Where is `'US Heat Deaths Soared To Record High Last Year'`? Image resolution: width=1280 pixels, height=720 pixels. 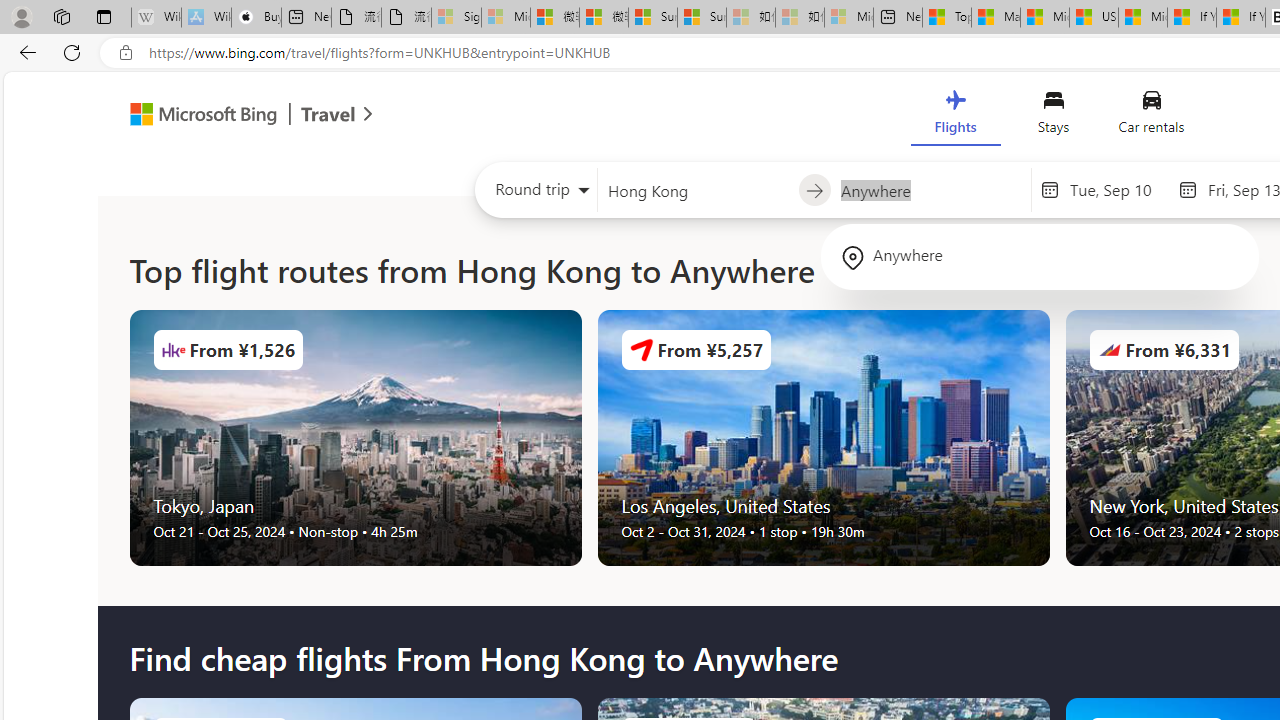 'US Heat Deaths Soared To Record High Last Year' is located at coordinates (1092, 17).